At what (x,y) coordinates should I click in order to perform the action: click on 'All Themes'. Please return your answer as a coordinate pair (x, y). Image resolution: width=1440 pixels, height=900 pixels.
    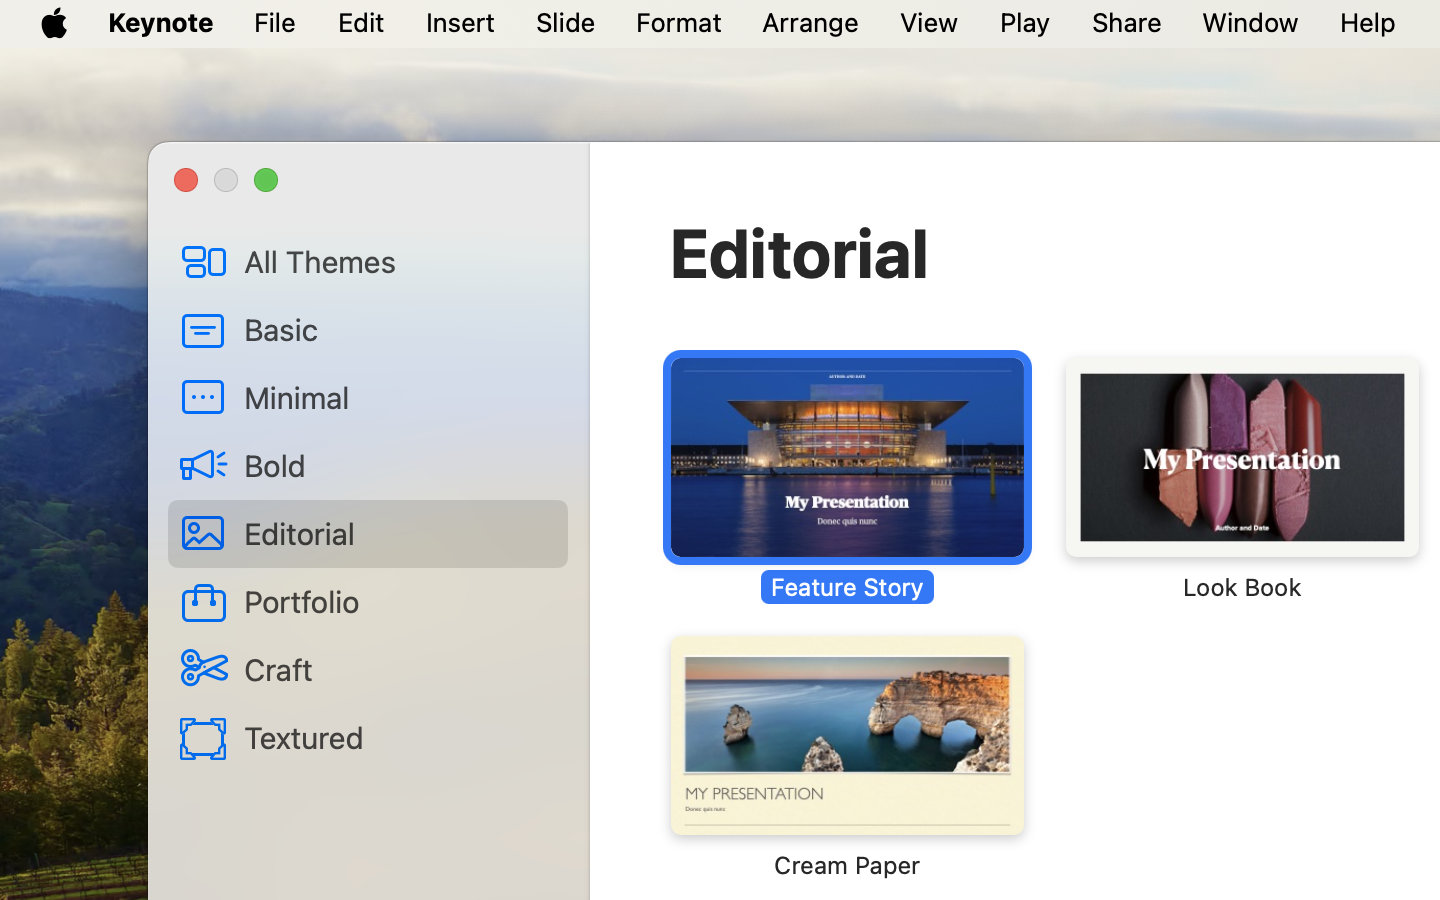
    Looking at the image, I should click on (397, 260).